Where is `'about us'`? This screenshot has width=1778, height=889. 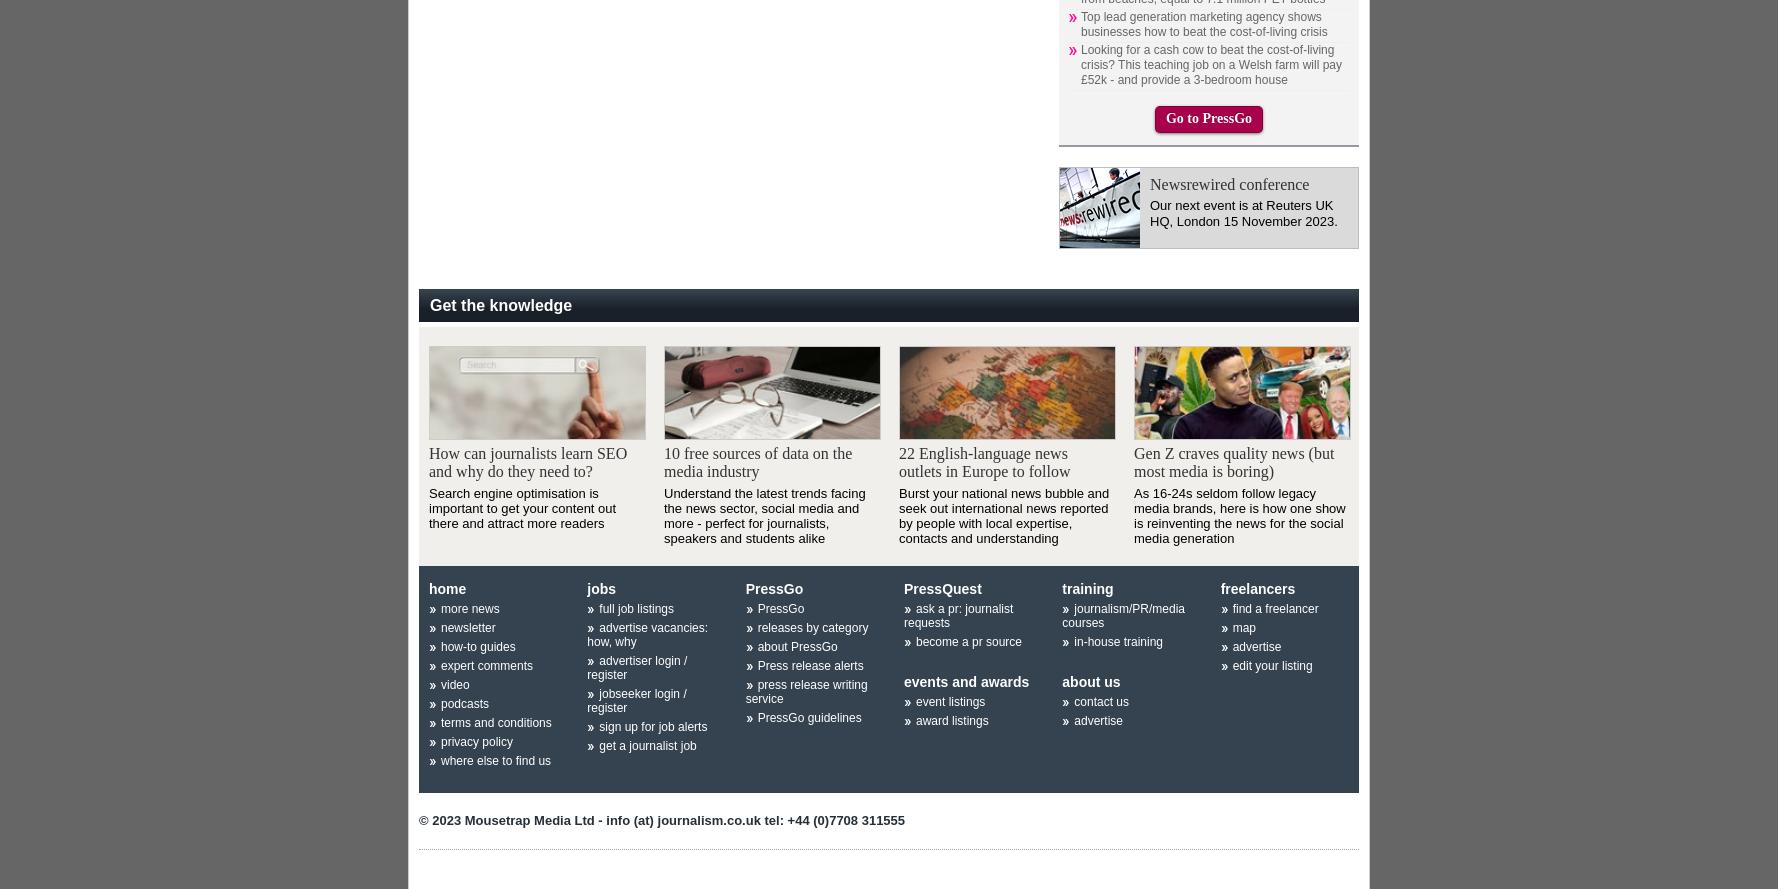 'about us' is located at coordinates (1089, 682).